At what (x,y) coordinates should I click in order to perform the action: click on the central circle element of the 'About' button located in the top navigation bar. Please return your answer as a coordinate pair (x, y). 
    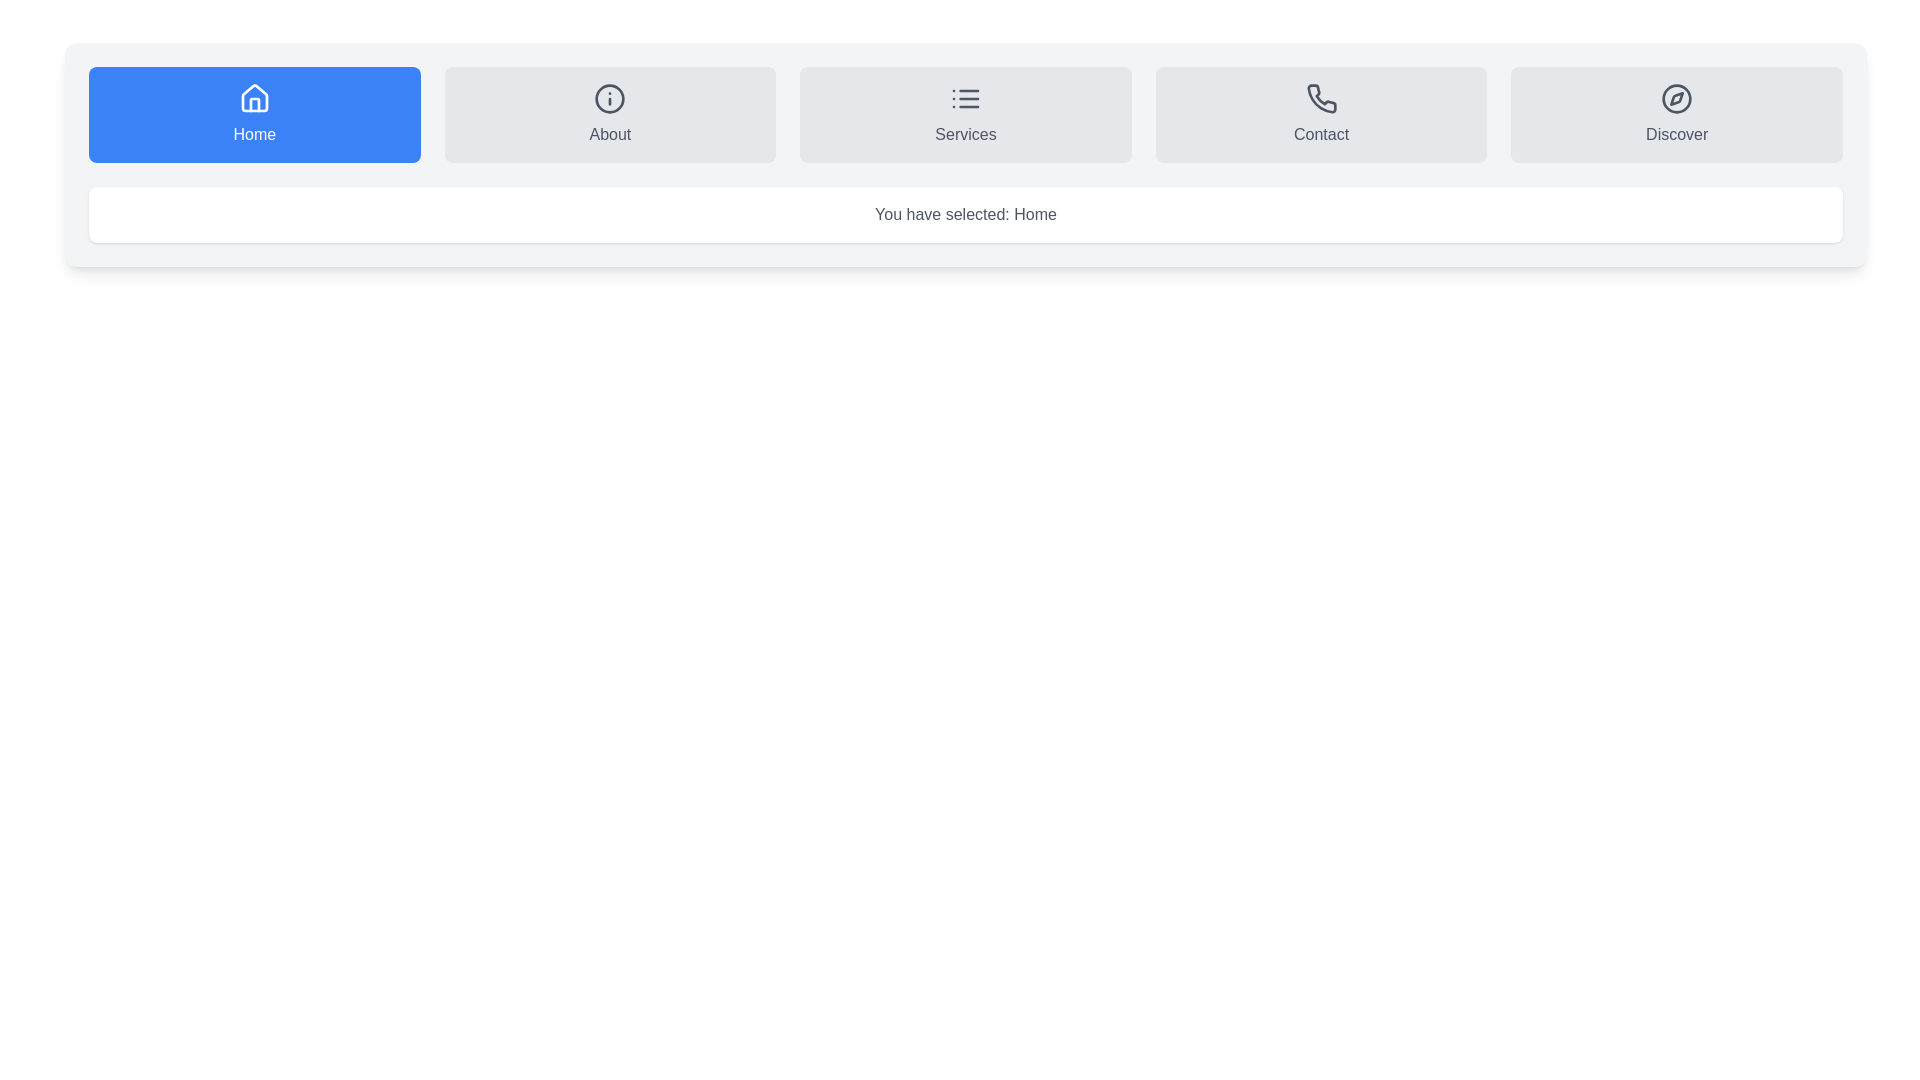
    Looking at the image, I should click on (609, 99).